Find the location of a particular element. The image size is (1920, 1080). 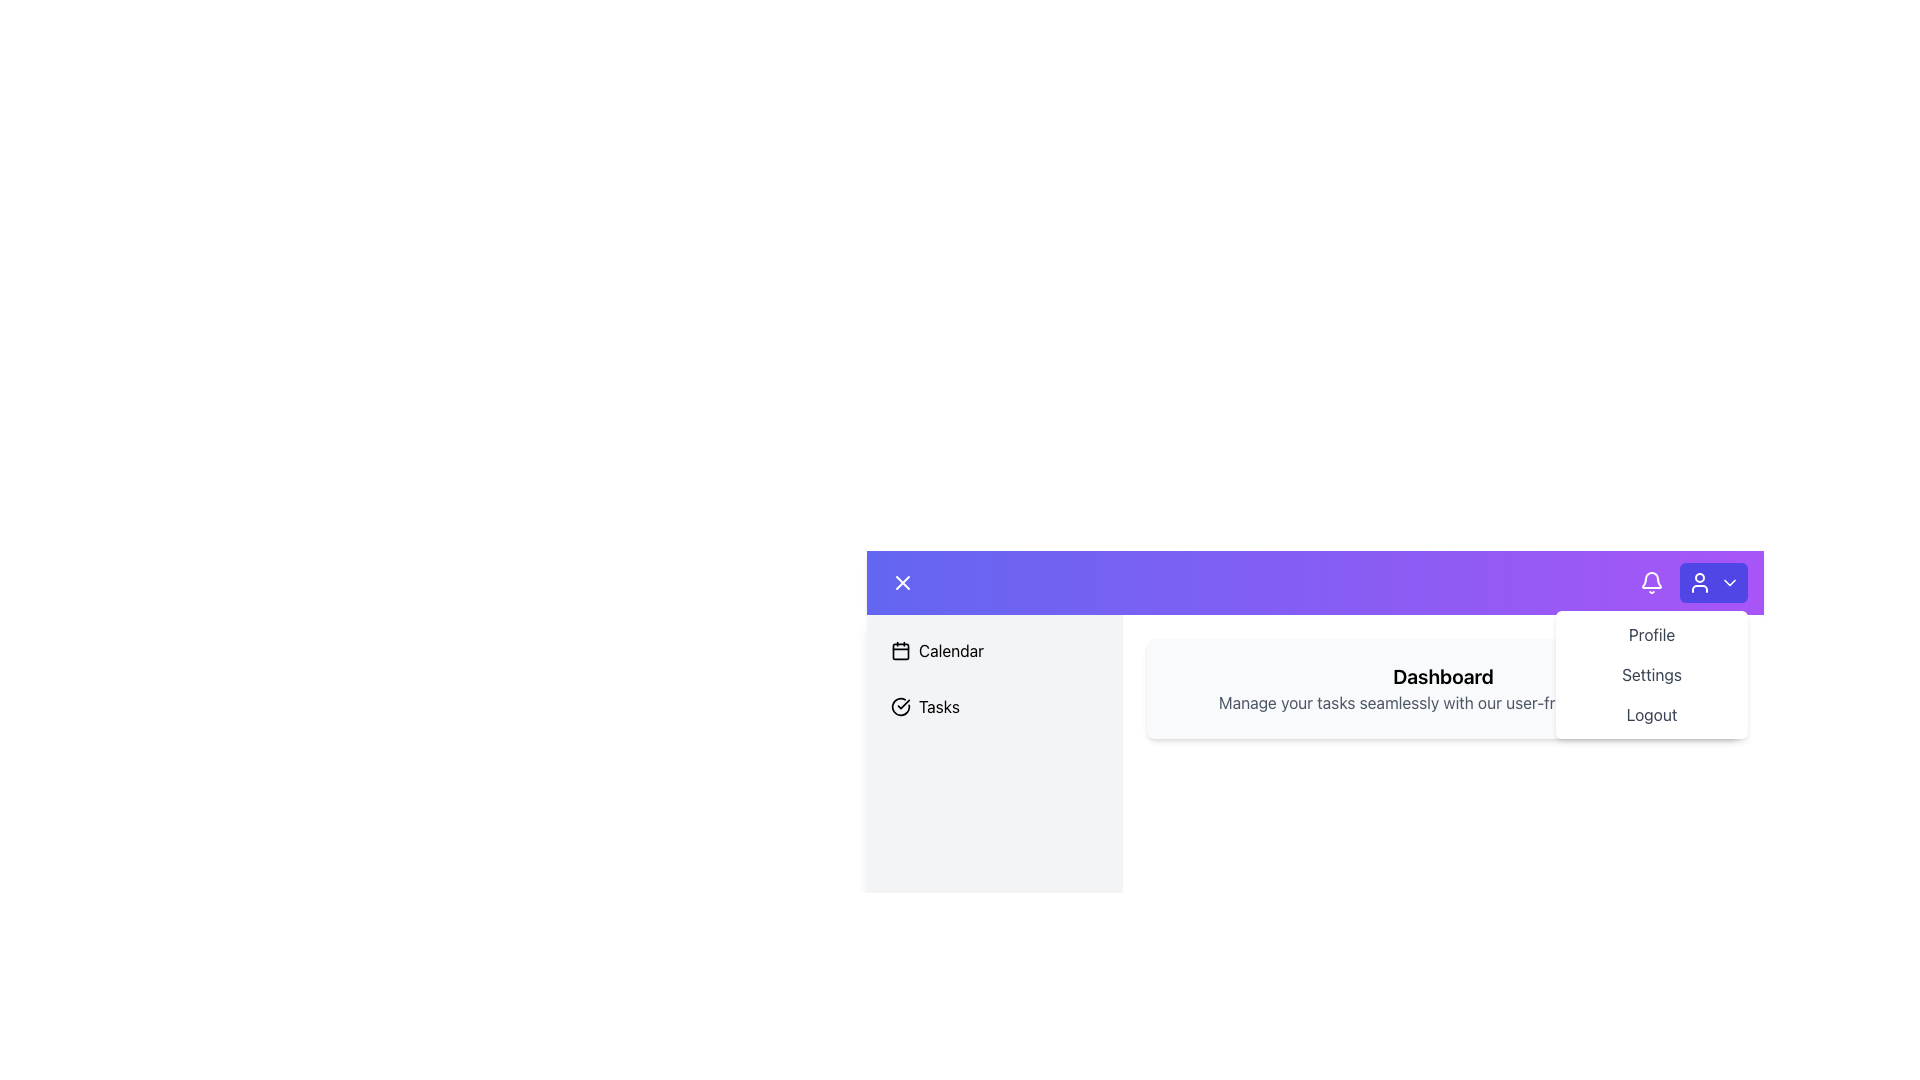

the first item in the dropdown menu that allows the user is located at coordinates (1651, 635).